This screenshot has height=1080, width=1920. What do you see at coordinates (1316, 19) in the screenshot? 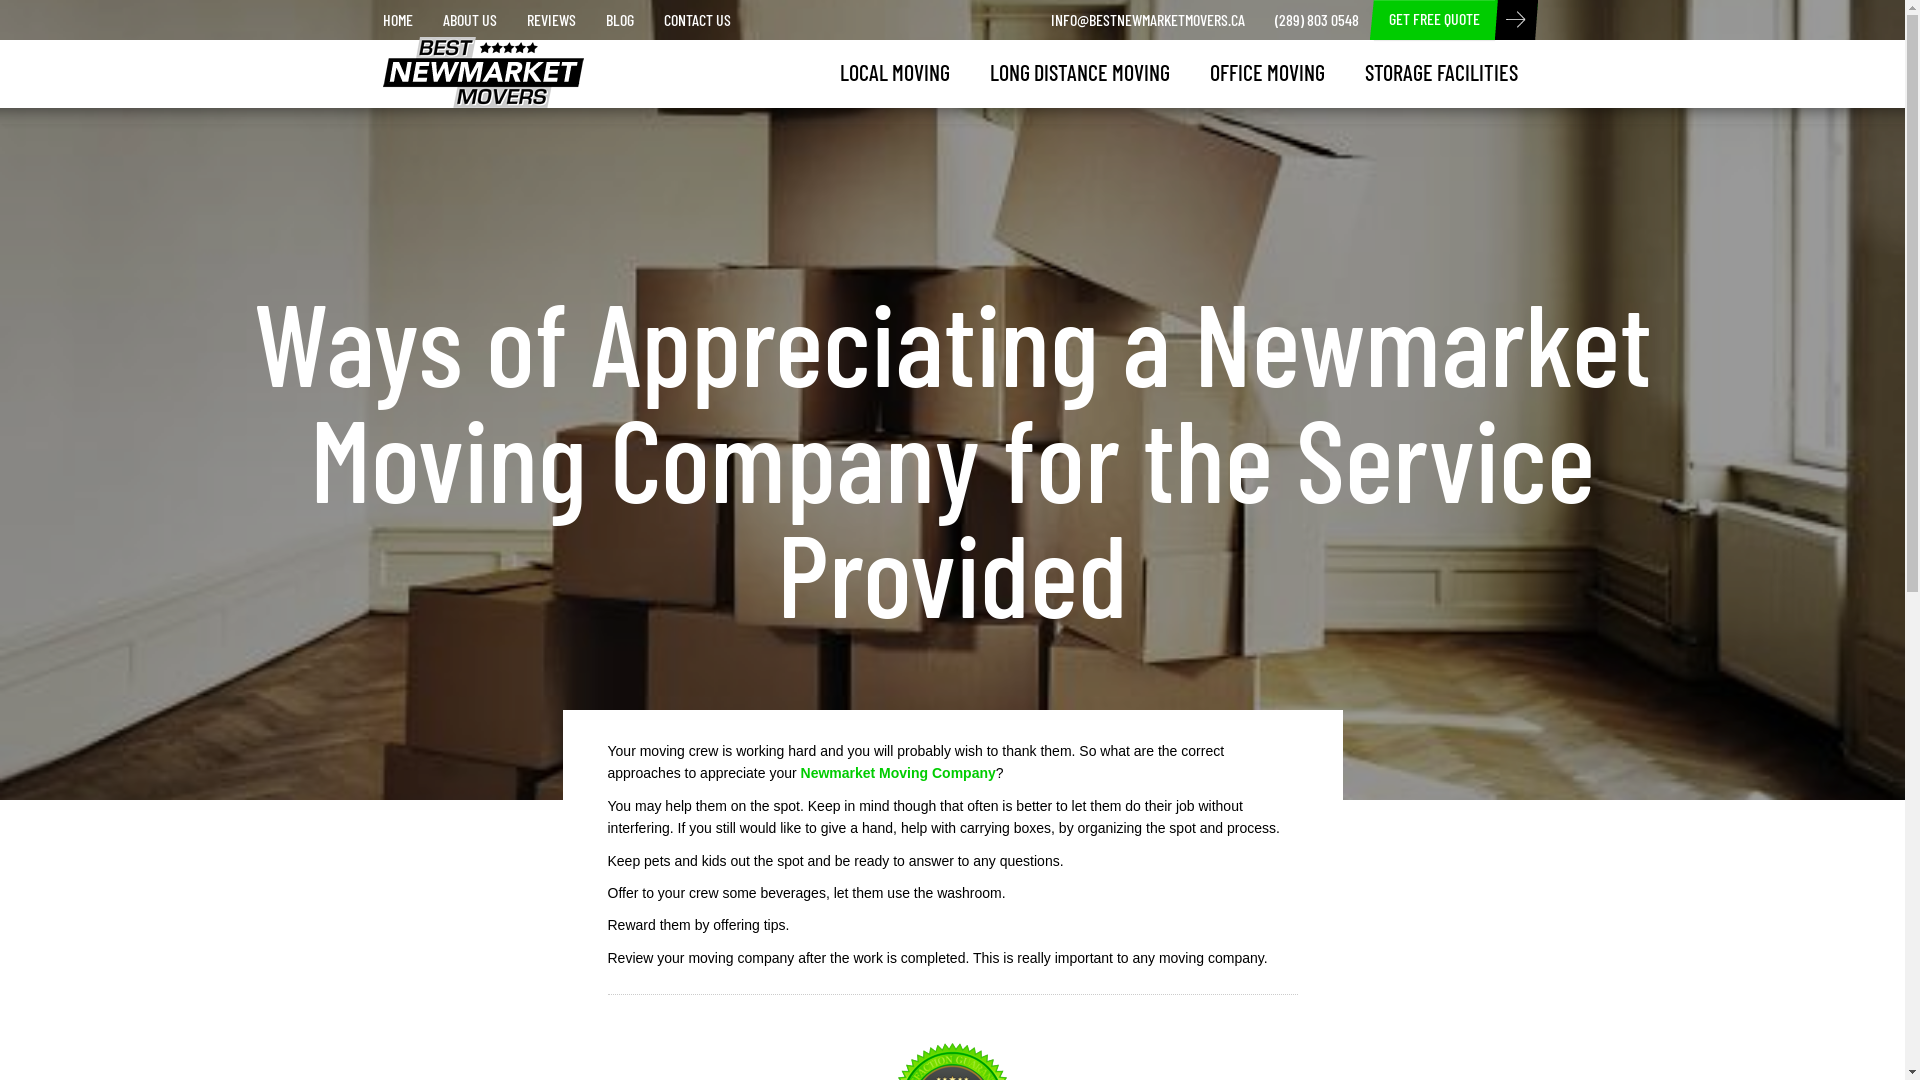
I see `'(289) 803 0548'` at bounding box center [1316, 19].